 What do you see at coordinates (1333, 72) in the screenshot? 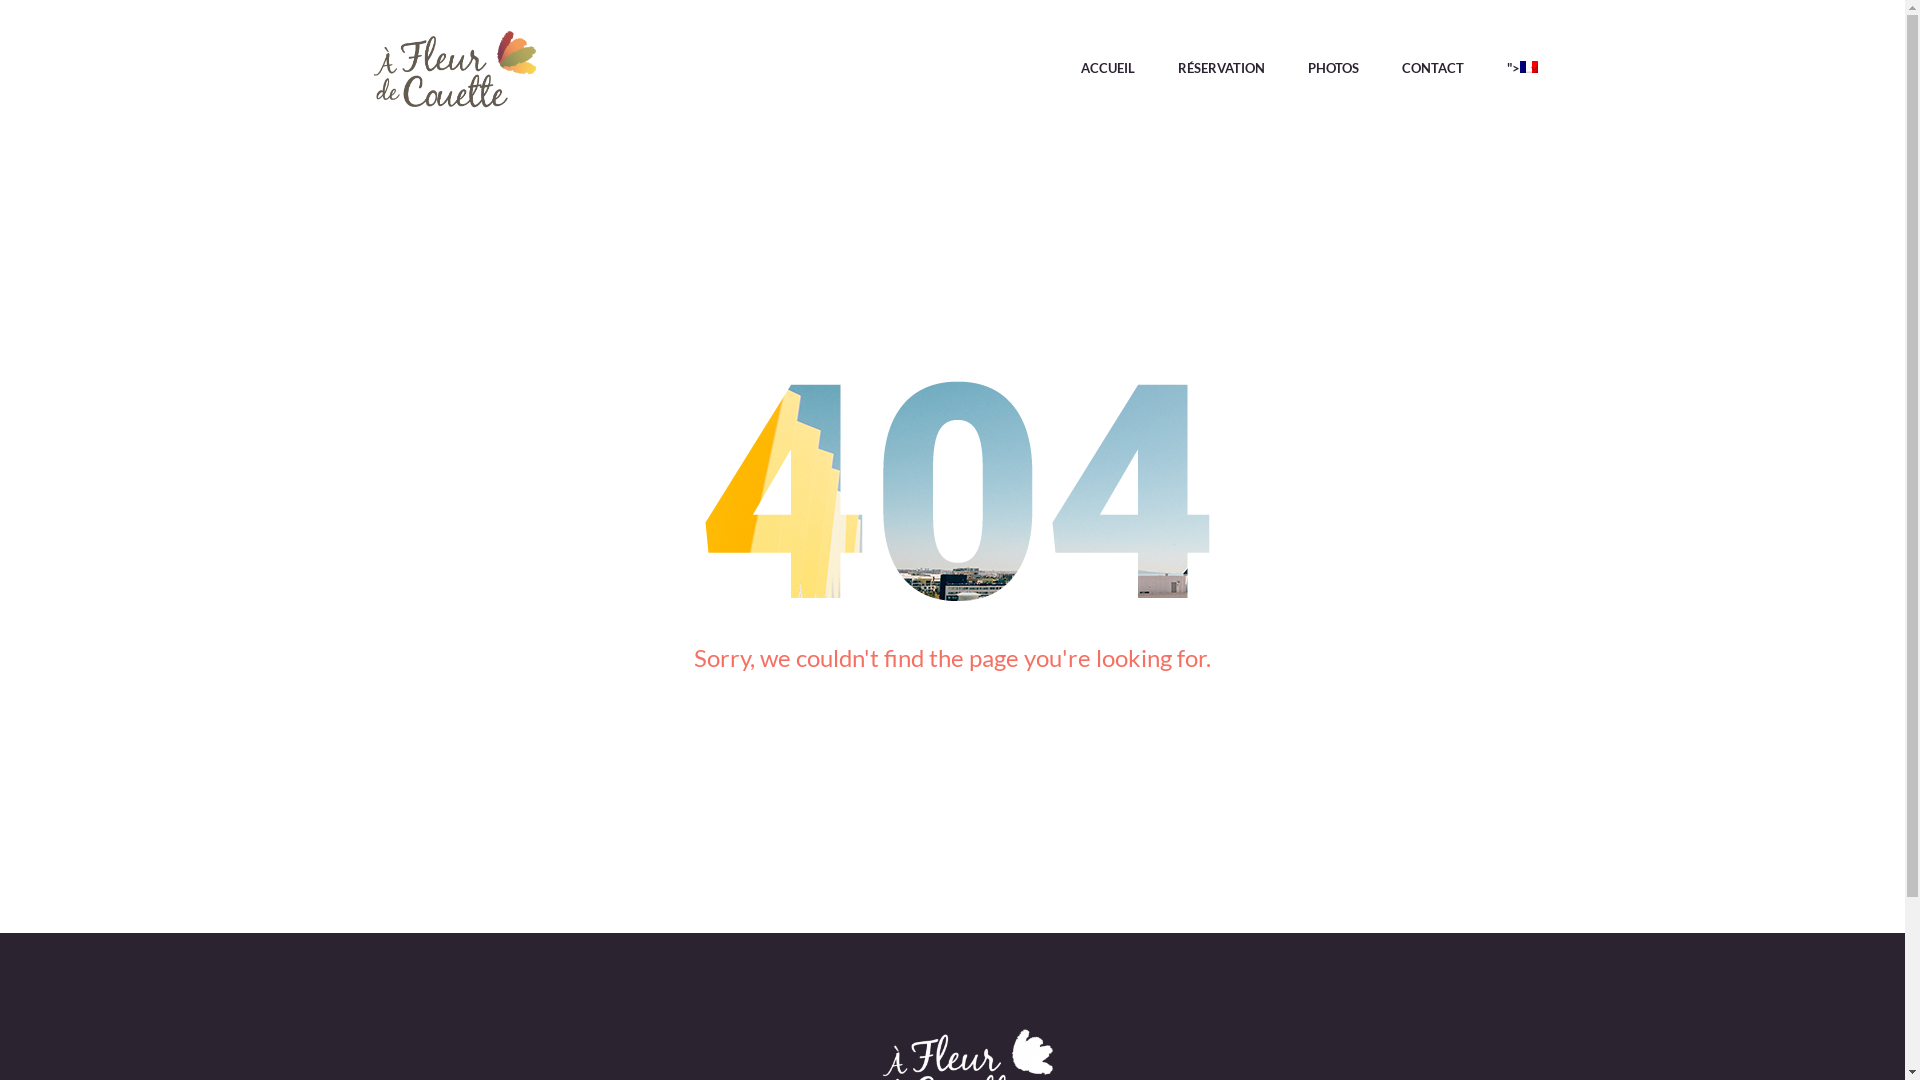
I see `'PHOTOS'` at bounding box center [1333, 72].